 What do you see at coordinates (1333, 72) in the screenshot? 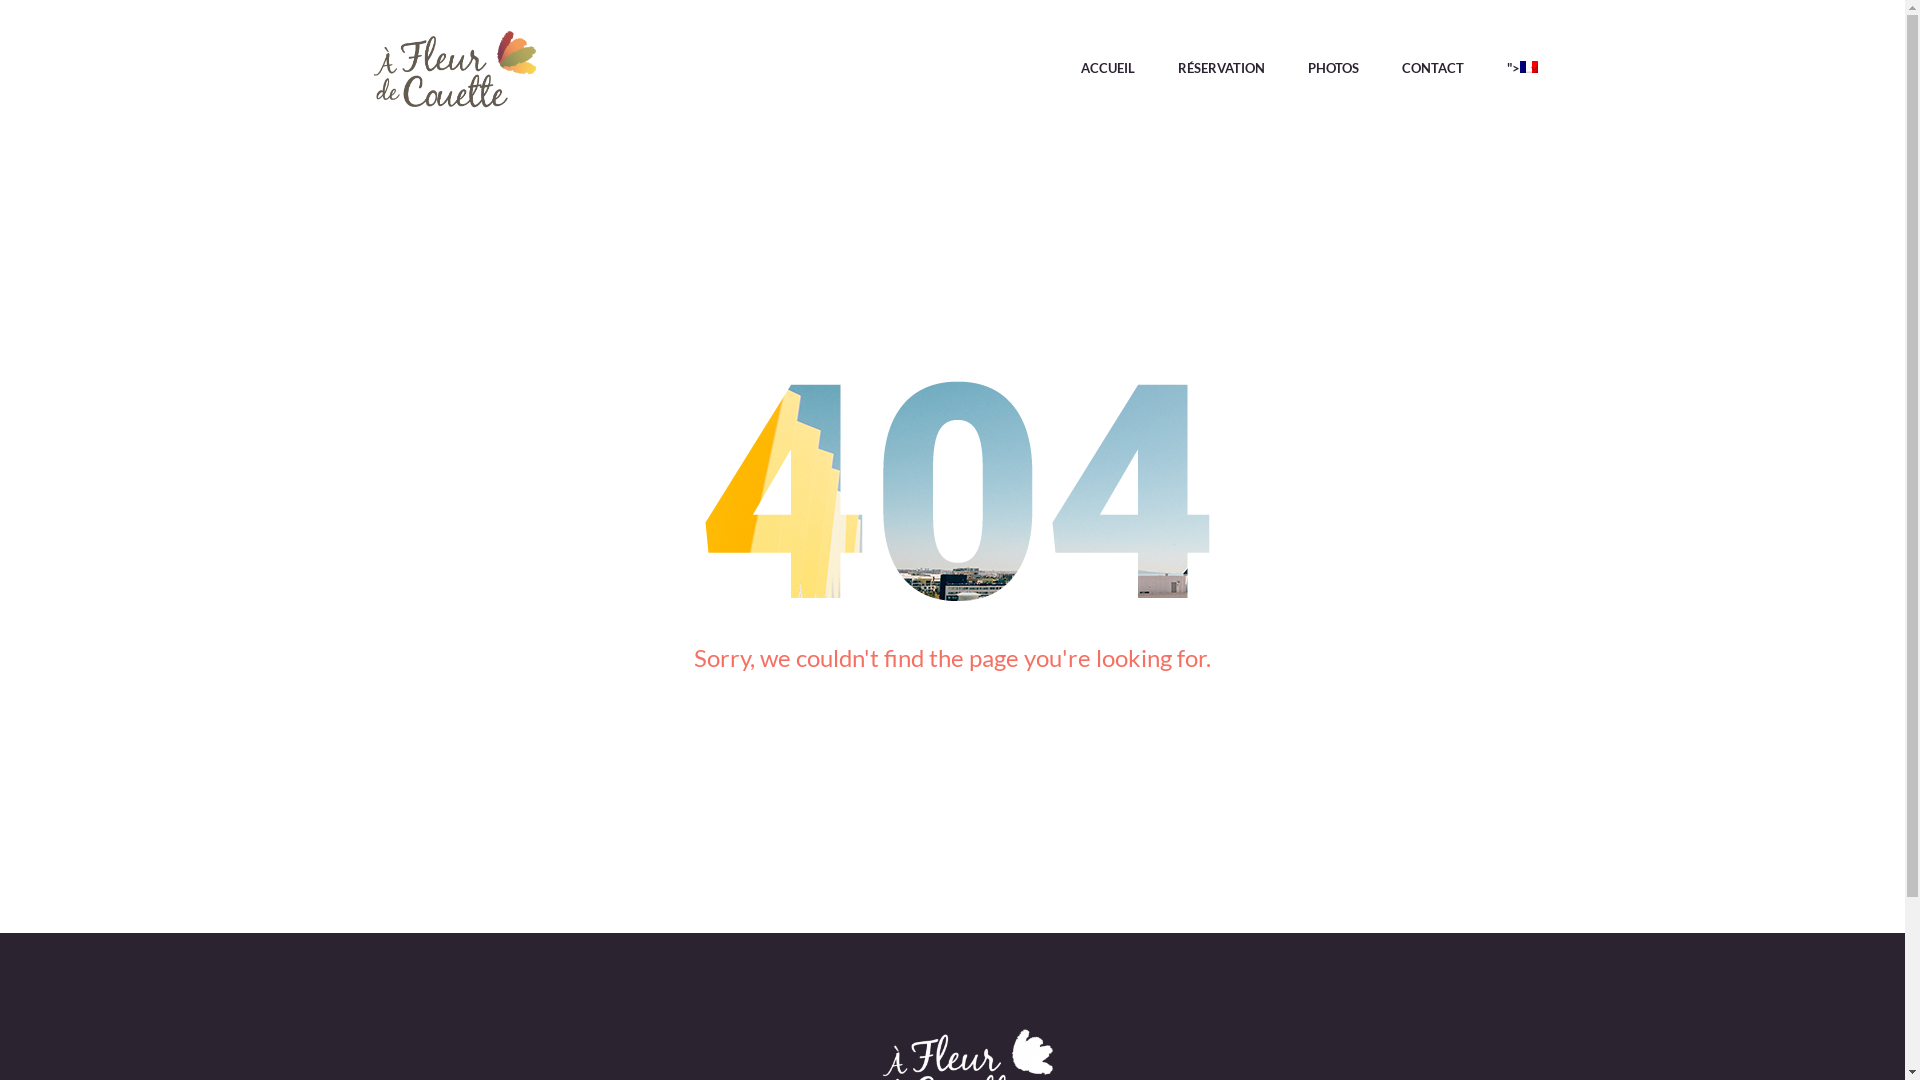
I see `'PHOTOS'` at bounding box center [1333, 72].